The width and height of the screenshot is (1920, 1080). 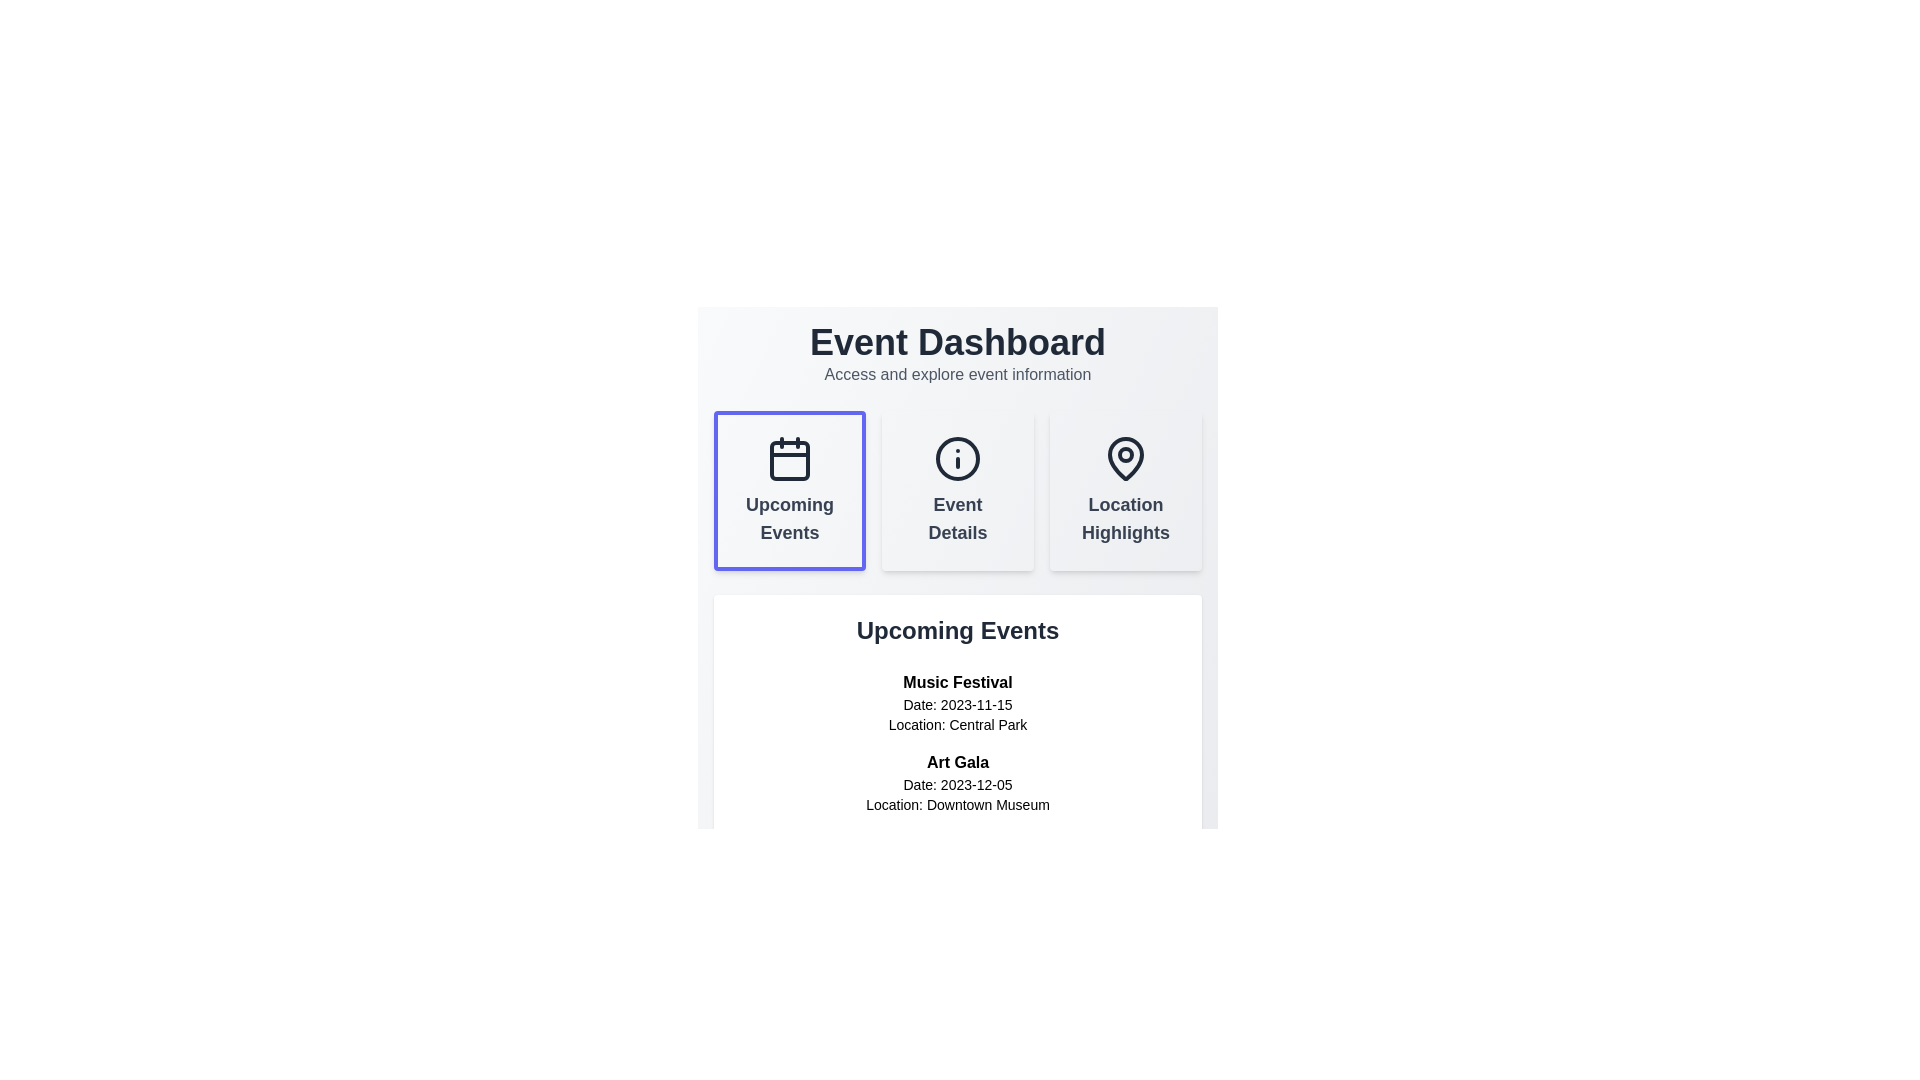 What do you see at coordinates (957, 353) in the screenshot?
I see `text content of the Header section, which provides the page title and a brief descriptive text informing users about its purpose` at bounding box center [957, 353].